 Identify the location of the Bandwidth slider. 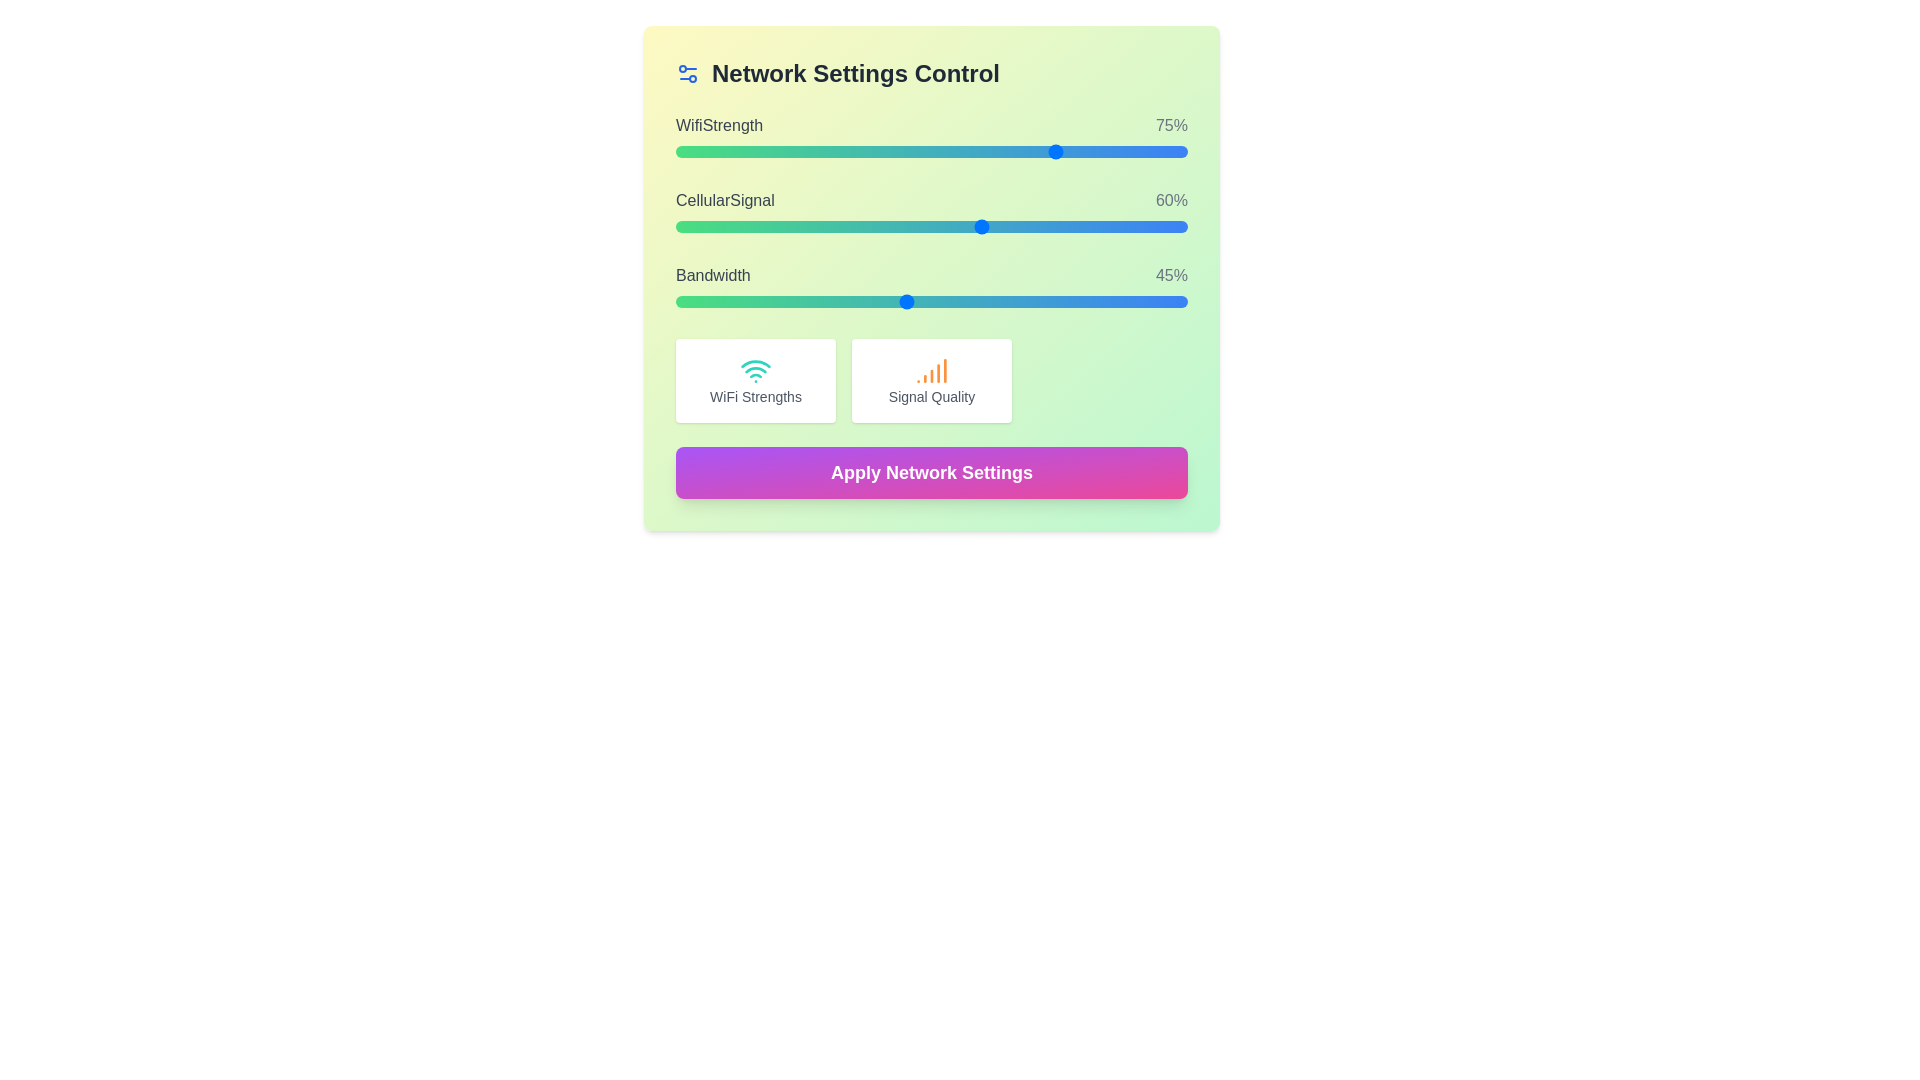
(956, 301).